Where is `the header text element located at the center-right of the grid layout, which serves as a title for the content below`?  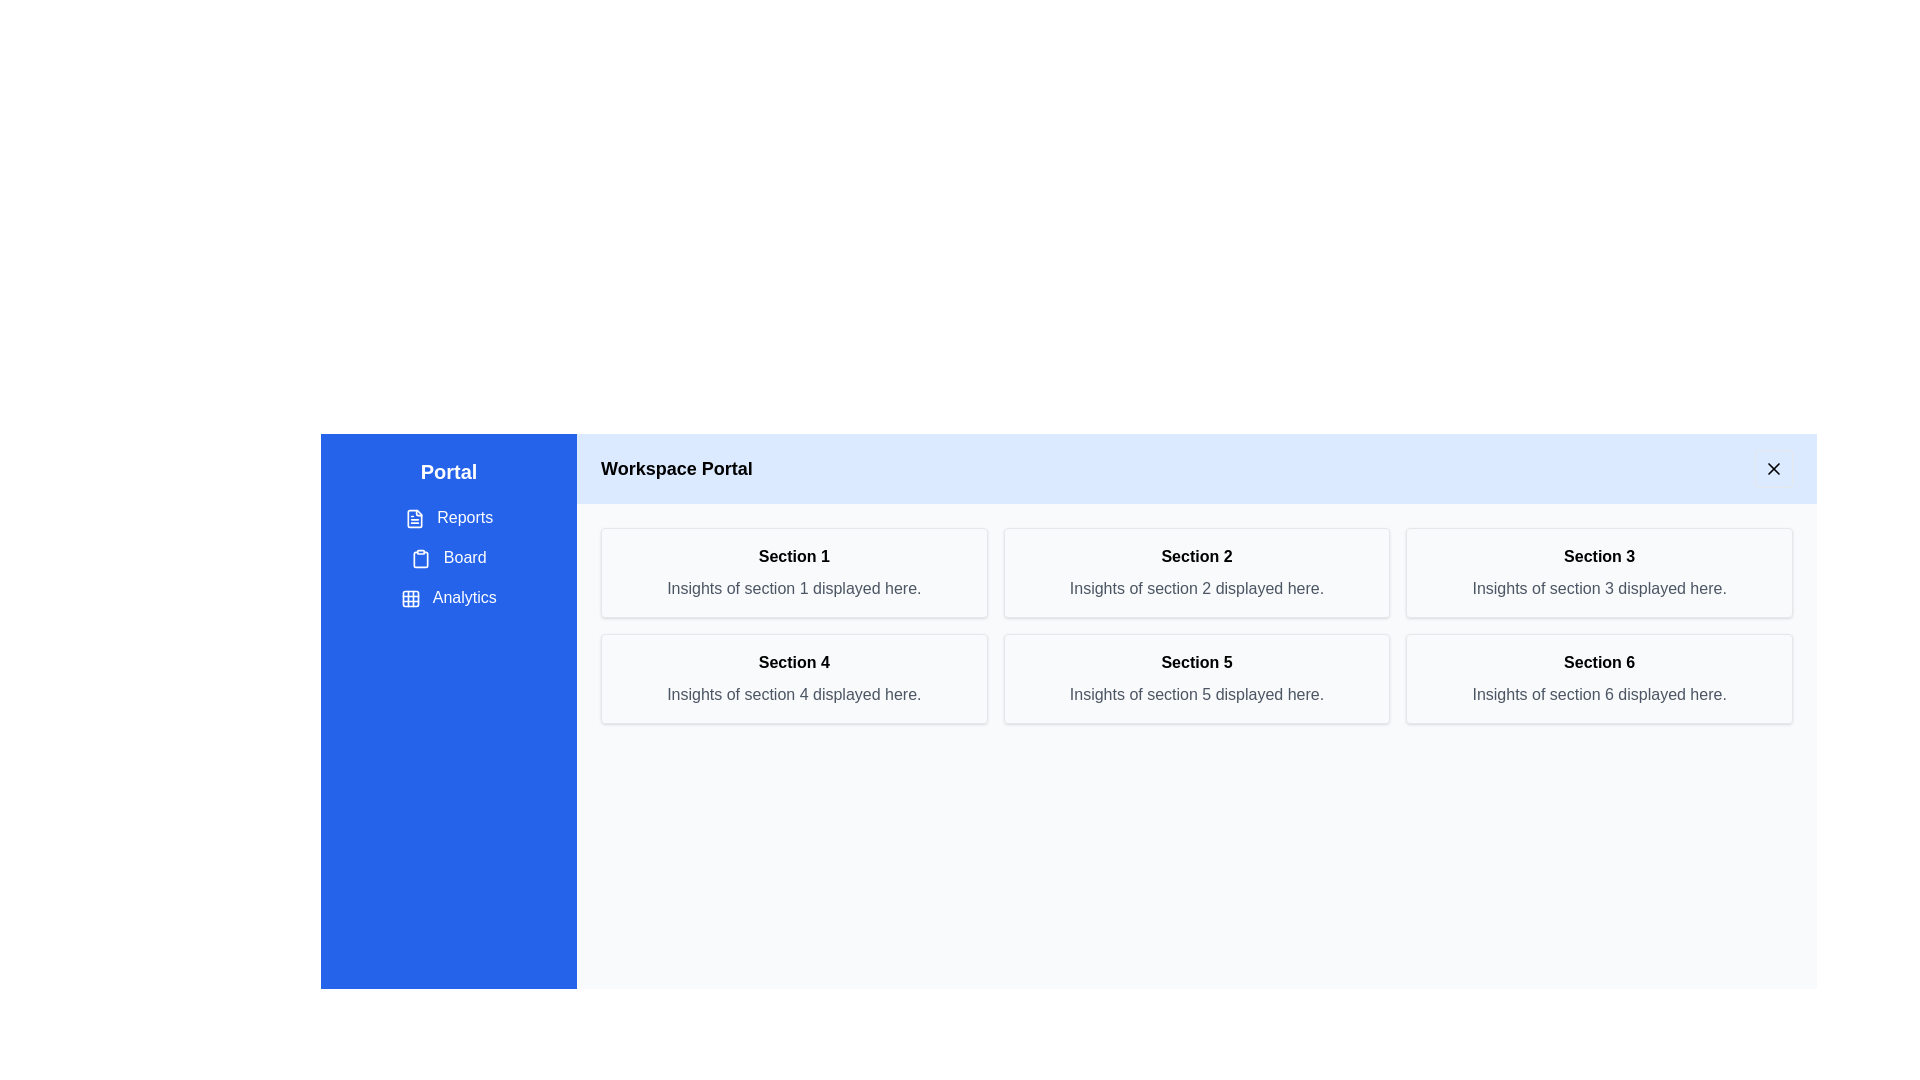
the header text element located at the center-right of the grid layout, which serves as a title for the content below is located at coordinates (1196, 663).